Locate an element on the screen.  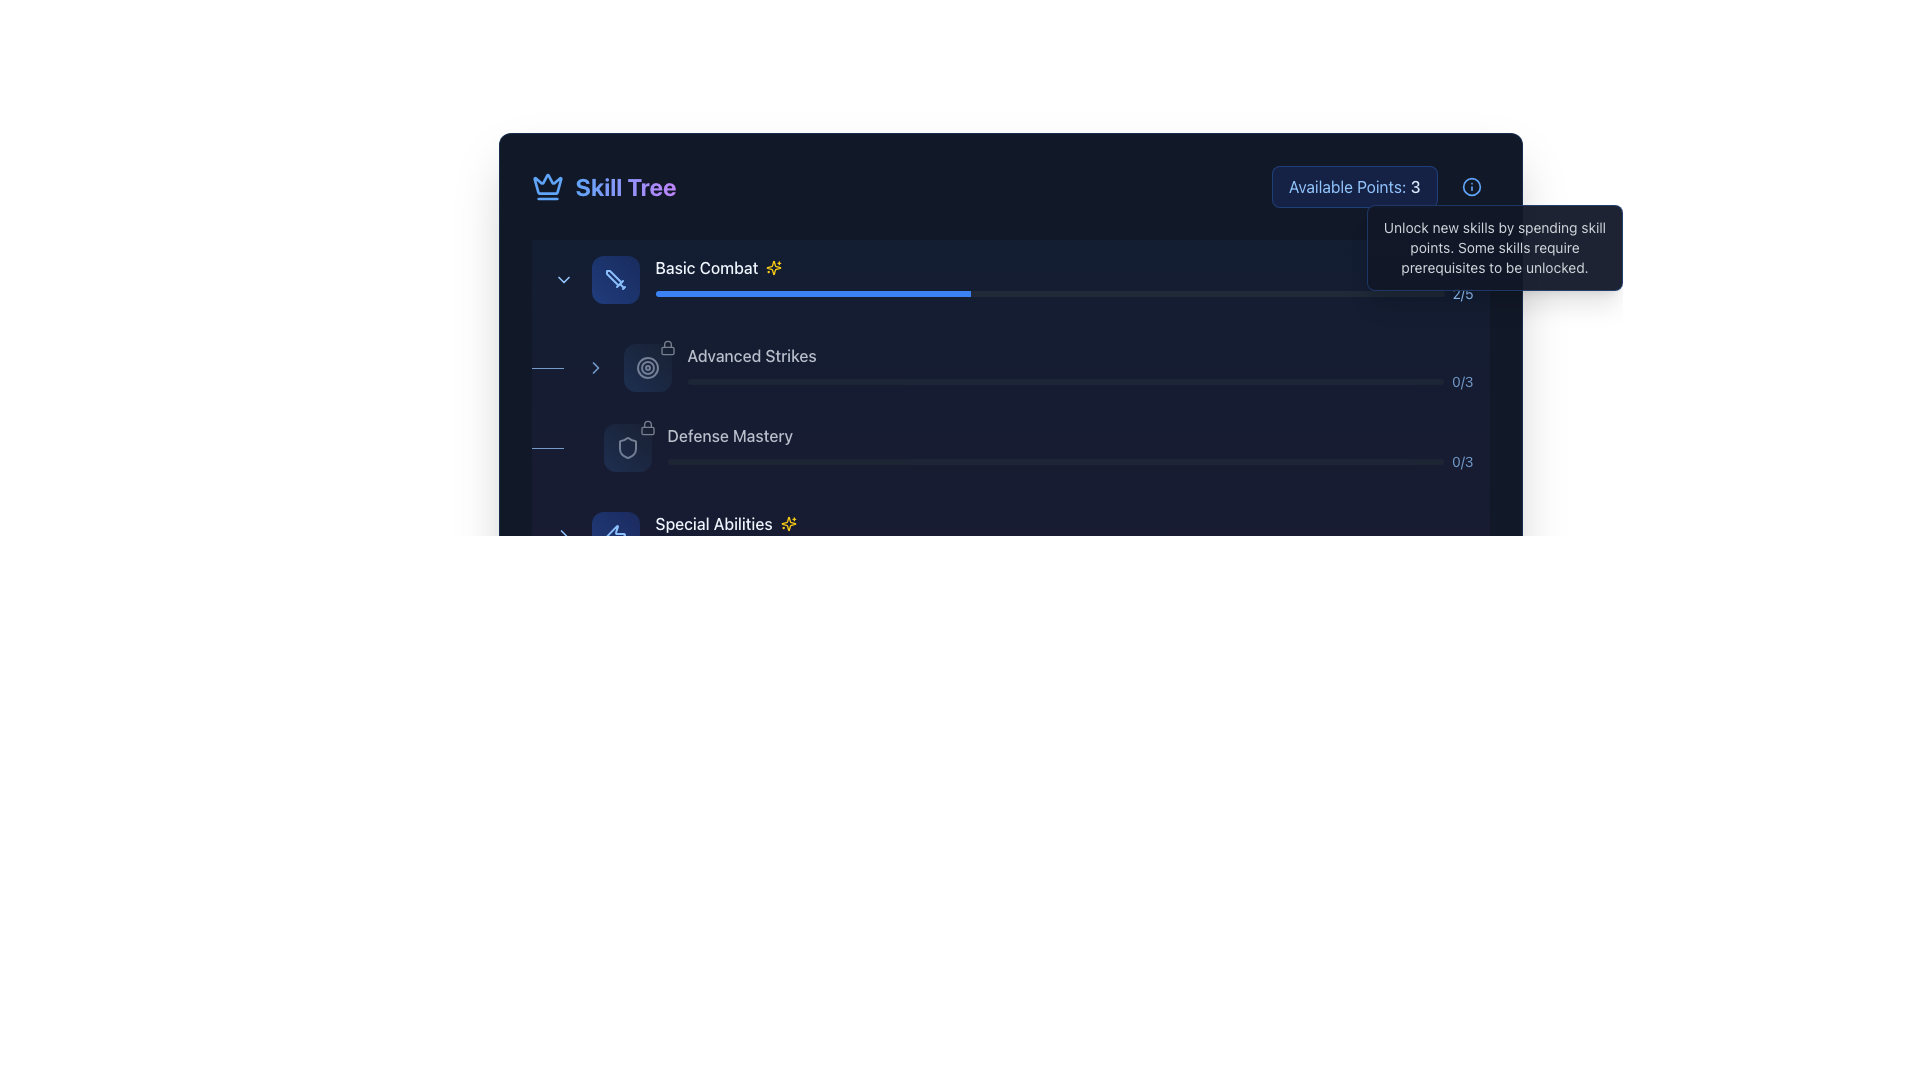
the skill progress bar labeled 'Basic Combat 2/5' is located at coordinates (1063, 280).